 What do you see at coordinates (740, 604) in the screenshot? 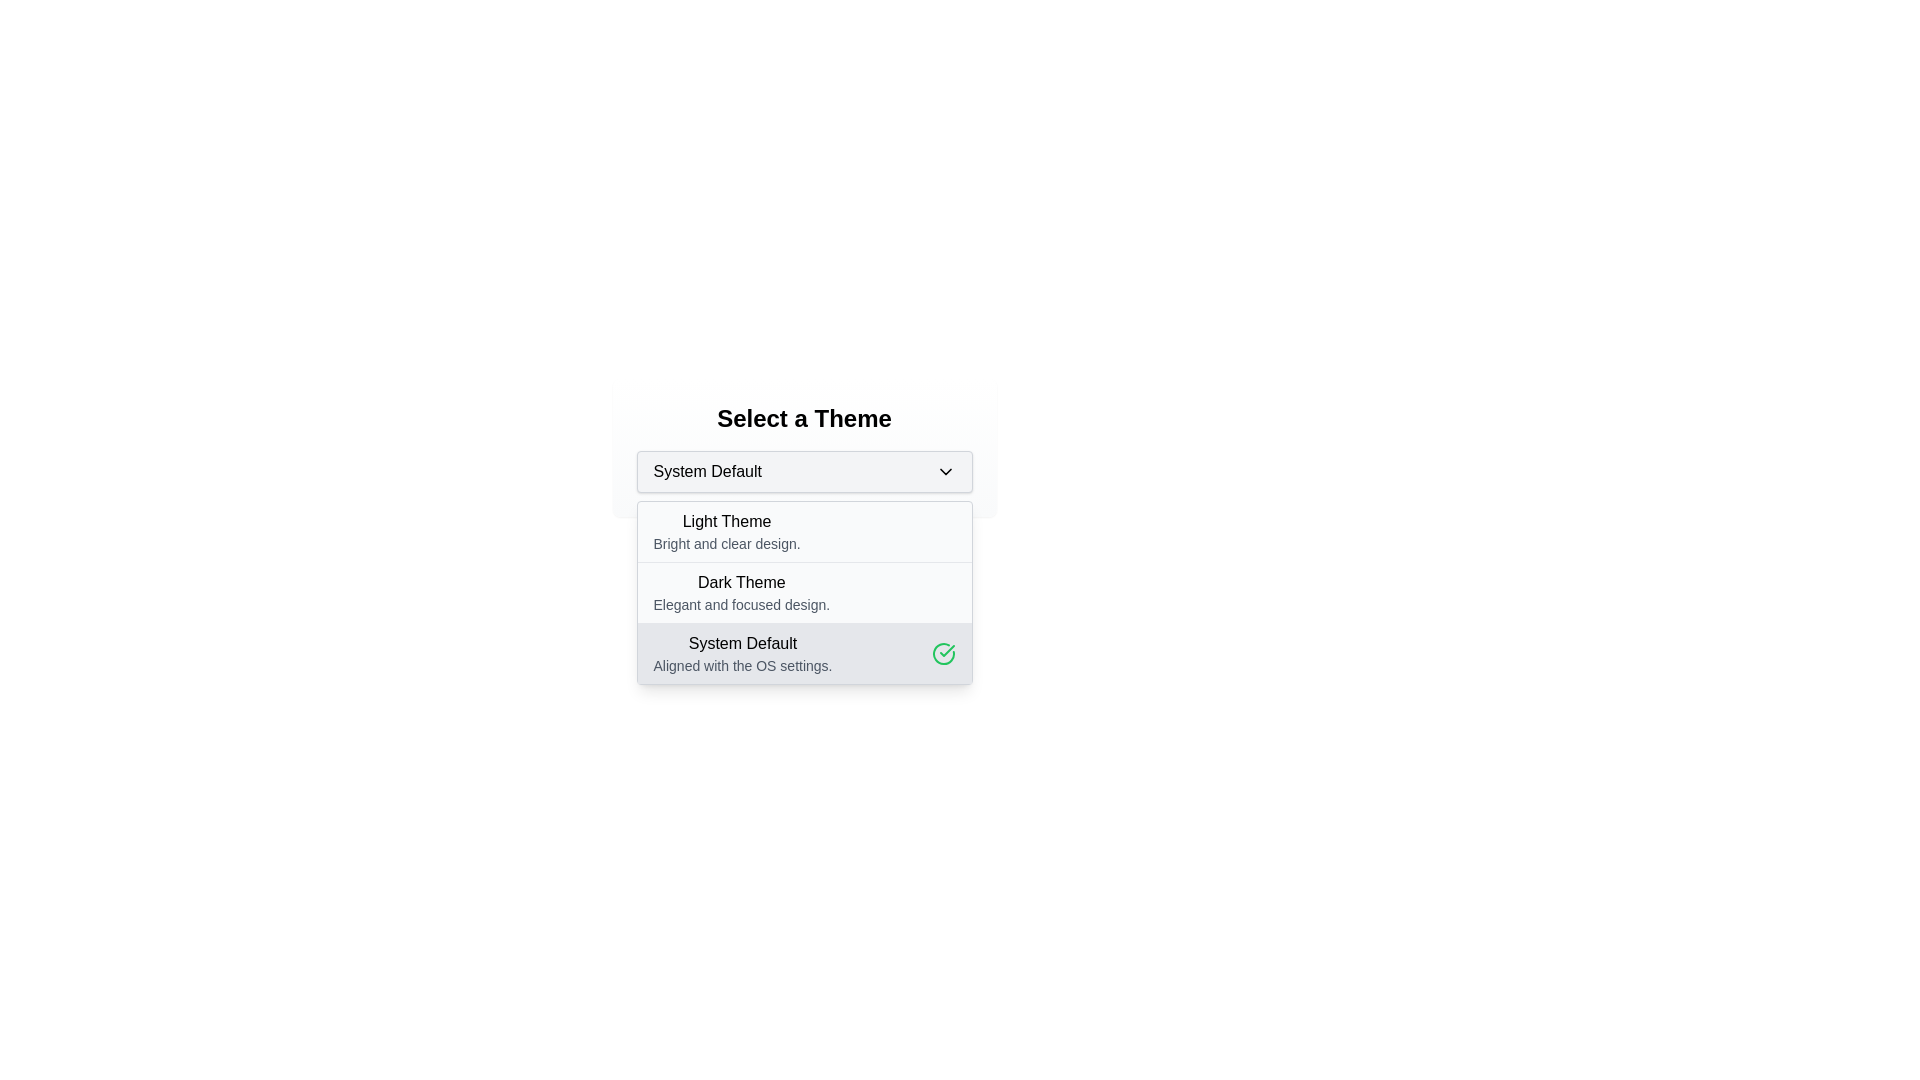
I see `text 'Elegant and focused design.' located in the dropdown menu below the 'Dark Theme' title` at bounding box center [740, 604].